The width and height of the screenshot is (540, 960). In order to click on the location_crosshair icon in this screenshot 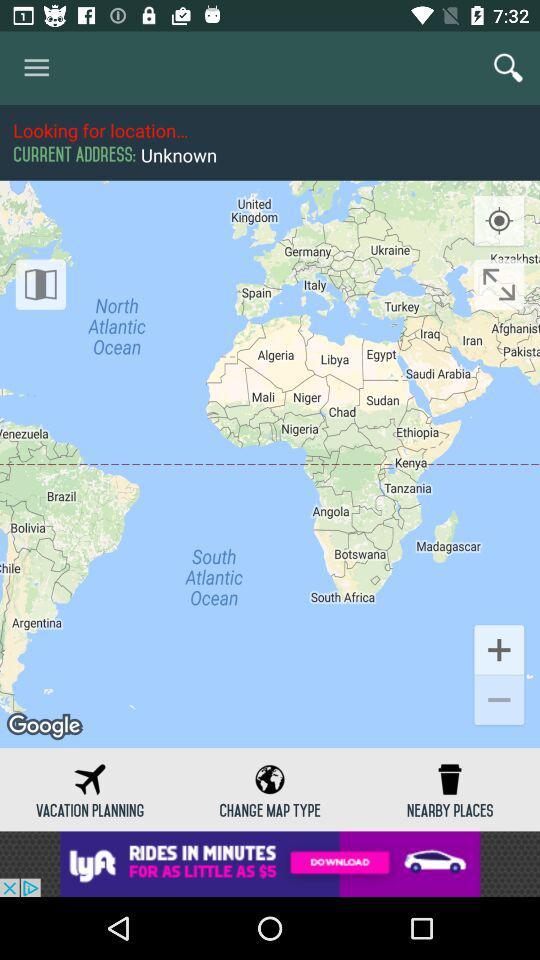, I will do `click(498, 221)`.